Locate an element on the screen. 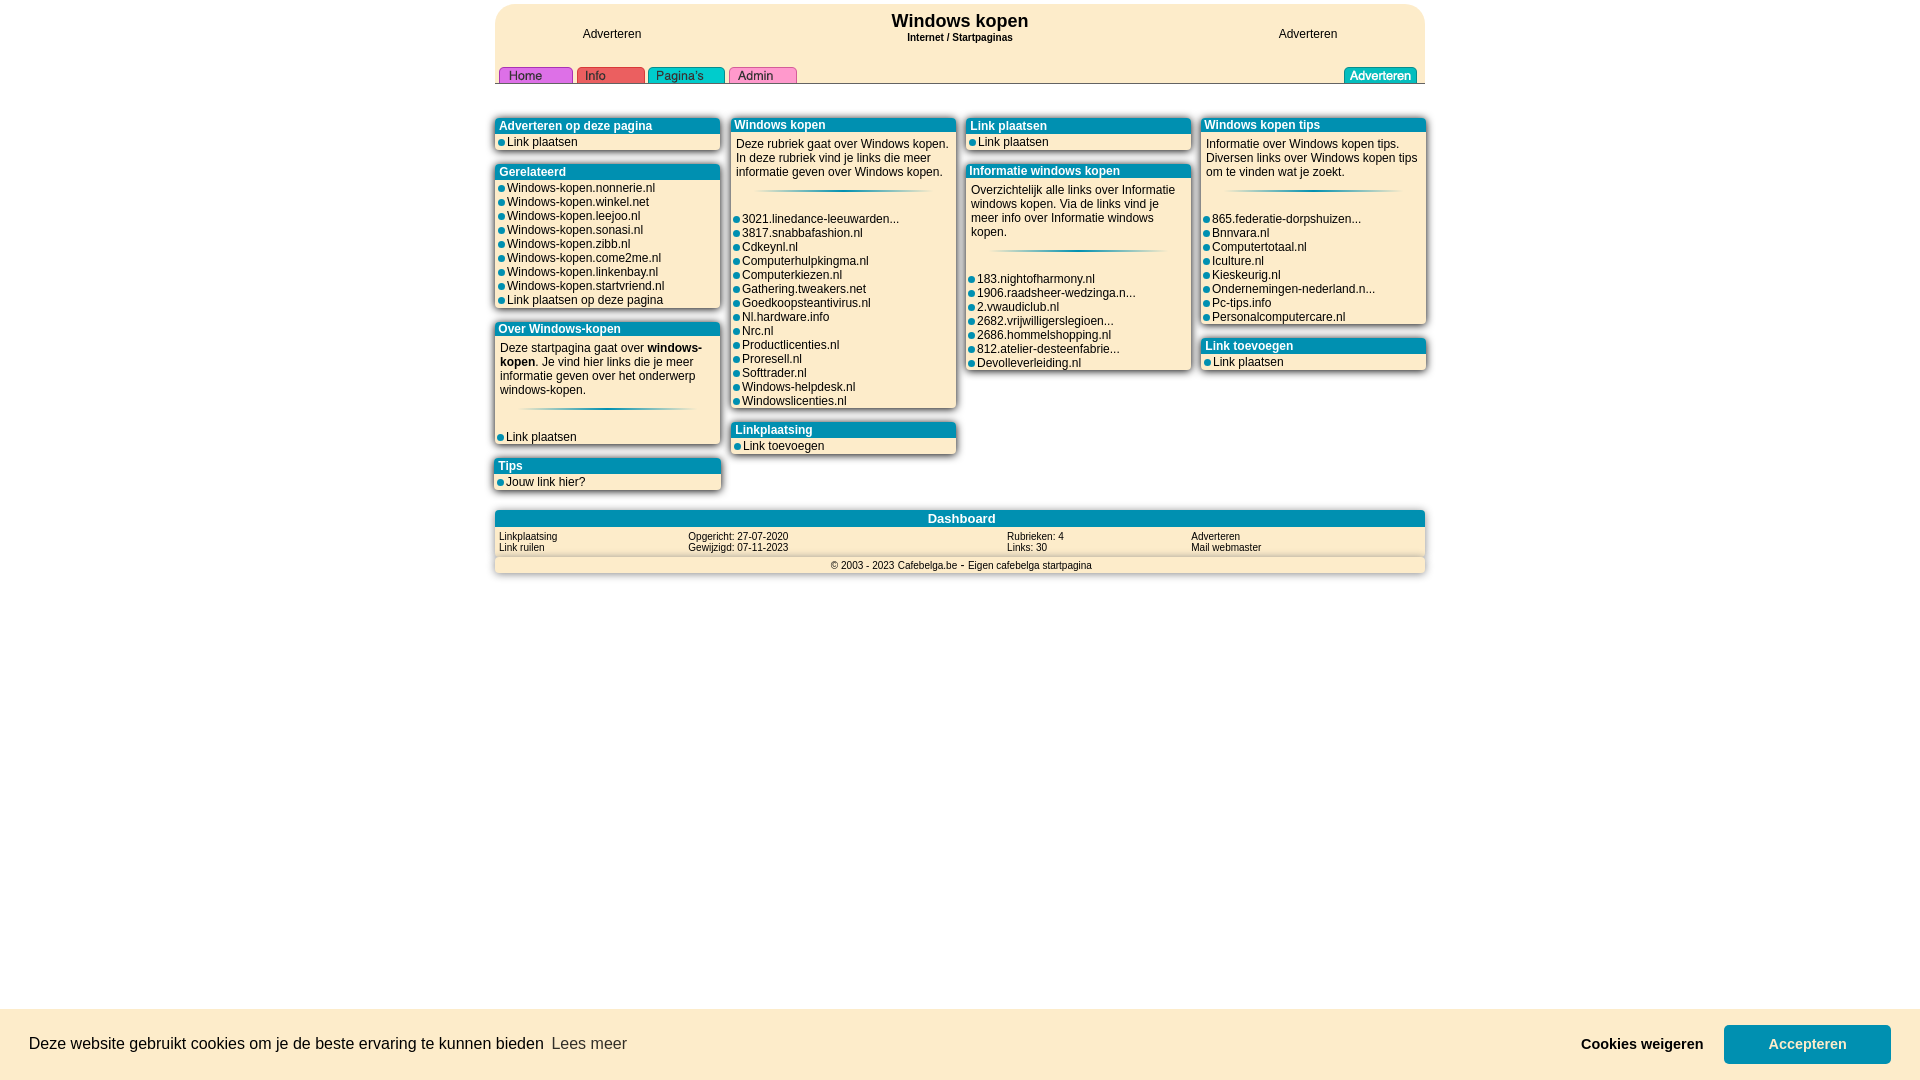 The width and height of the screenshot is (1920, 1080). 'Windows-kopen.sonasi.nl' is located at coordinates (507, 229).